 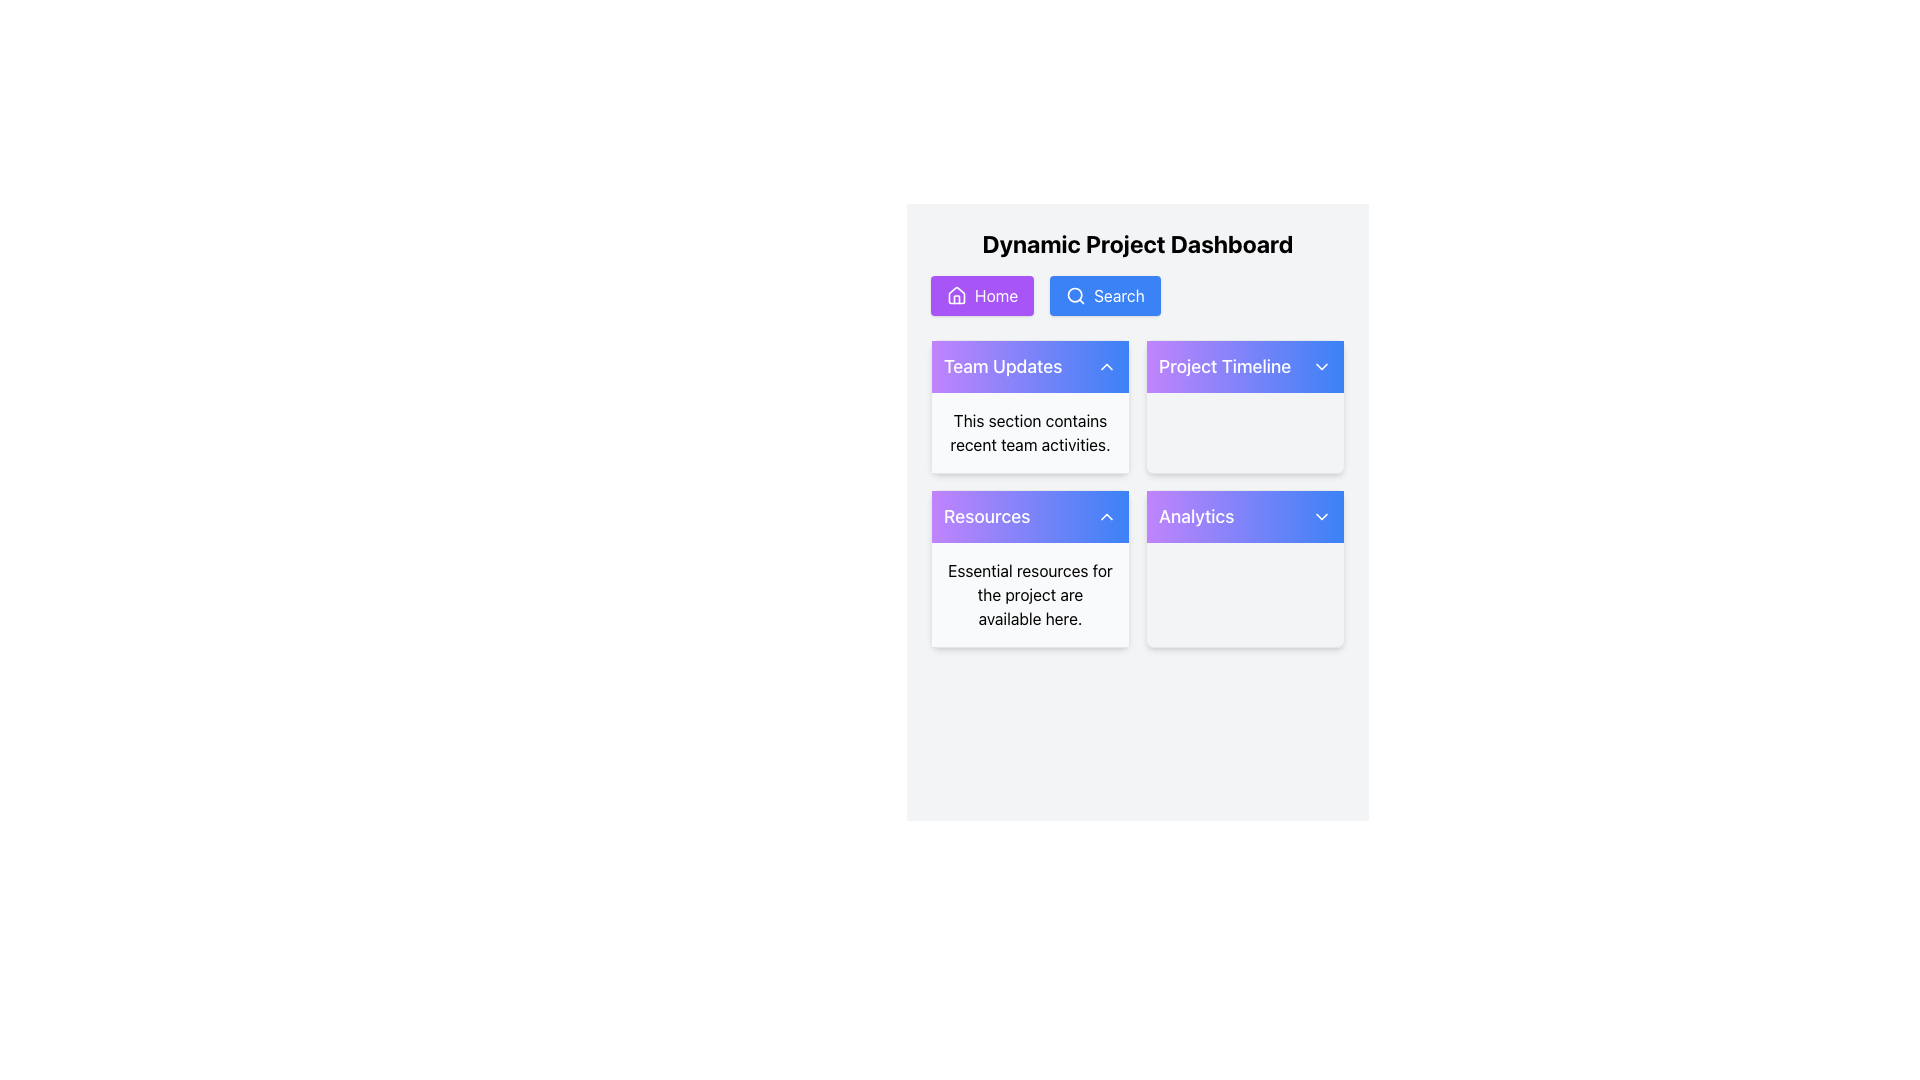 What do you see at coordinates (1244, 515) in the screenshot?
I see `the 'Analytics' dropdown toggle` at bounding box center [1244, 515].